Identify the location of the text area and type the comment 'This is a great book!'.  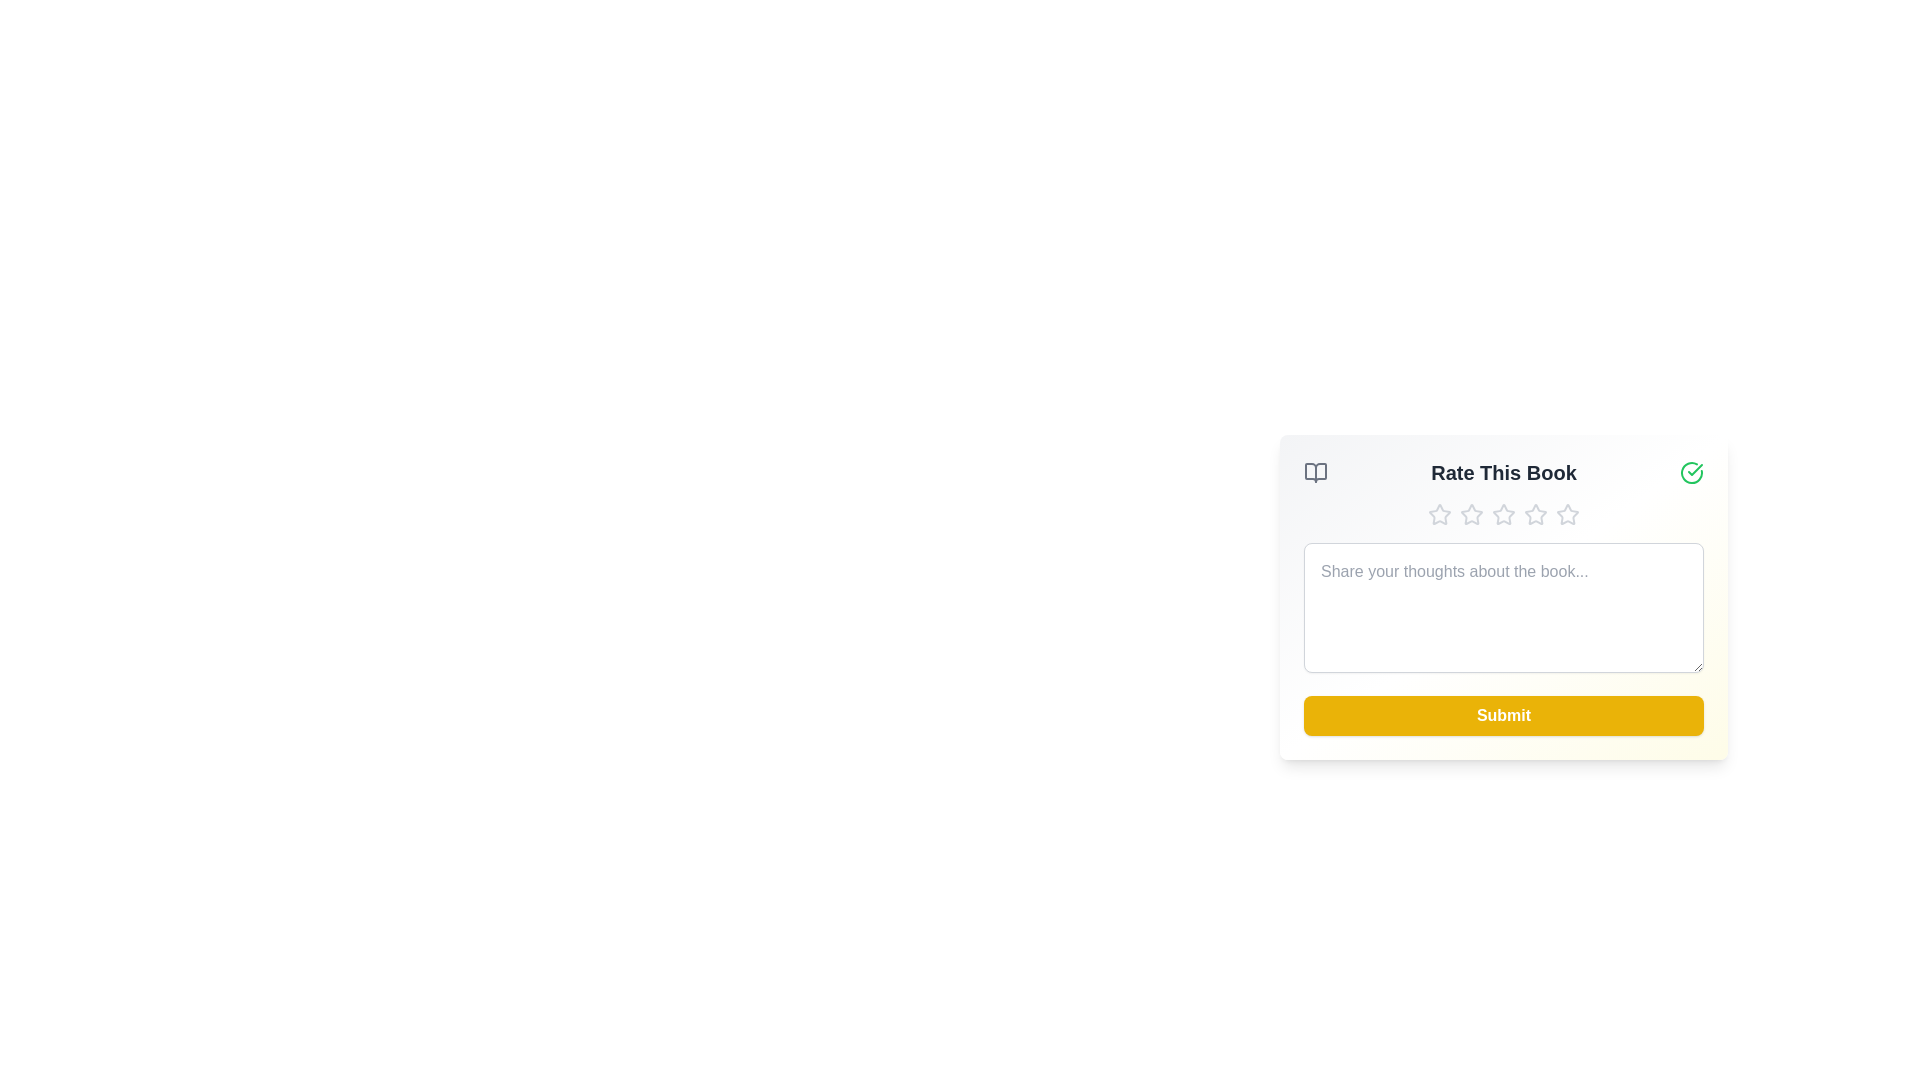
(1503, 607).